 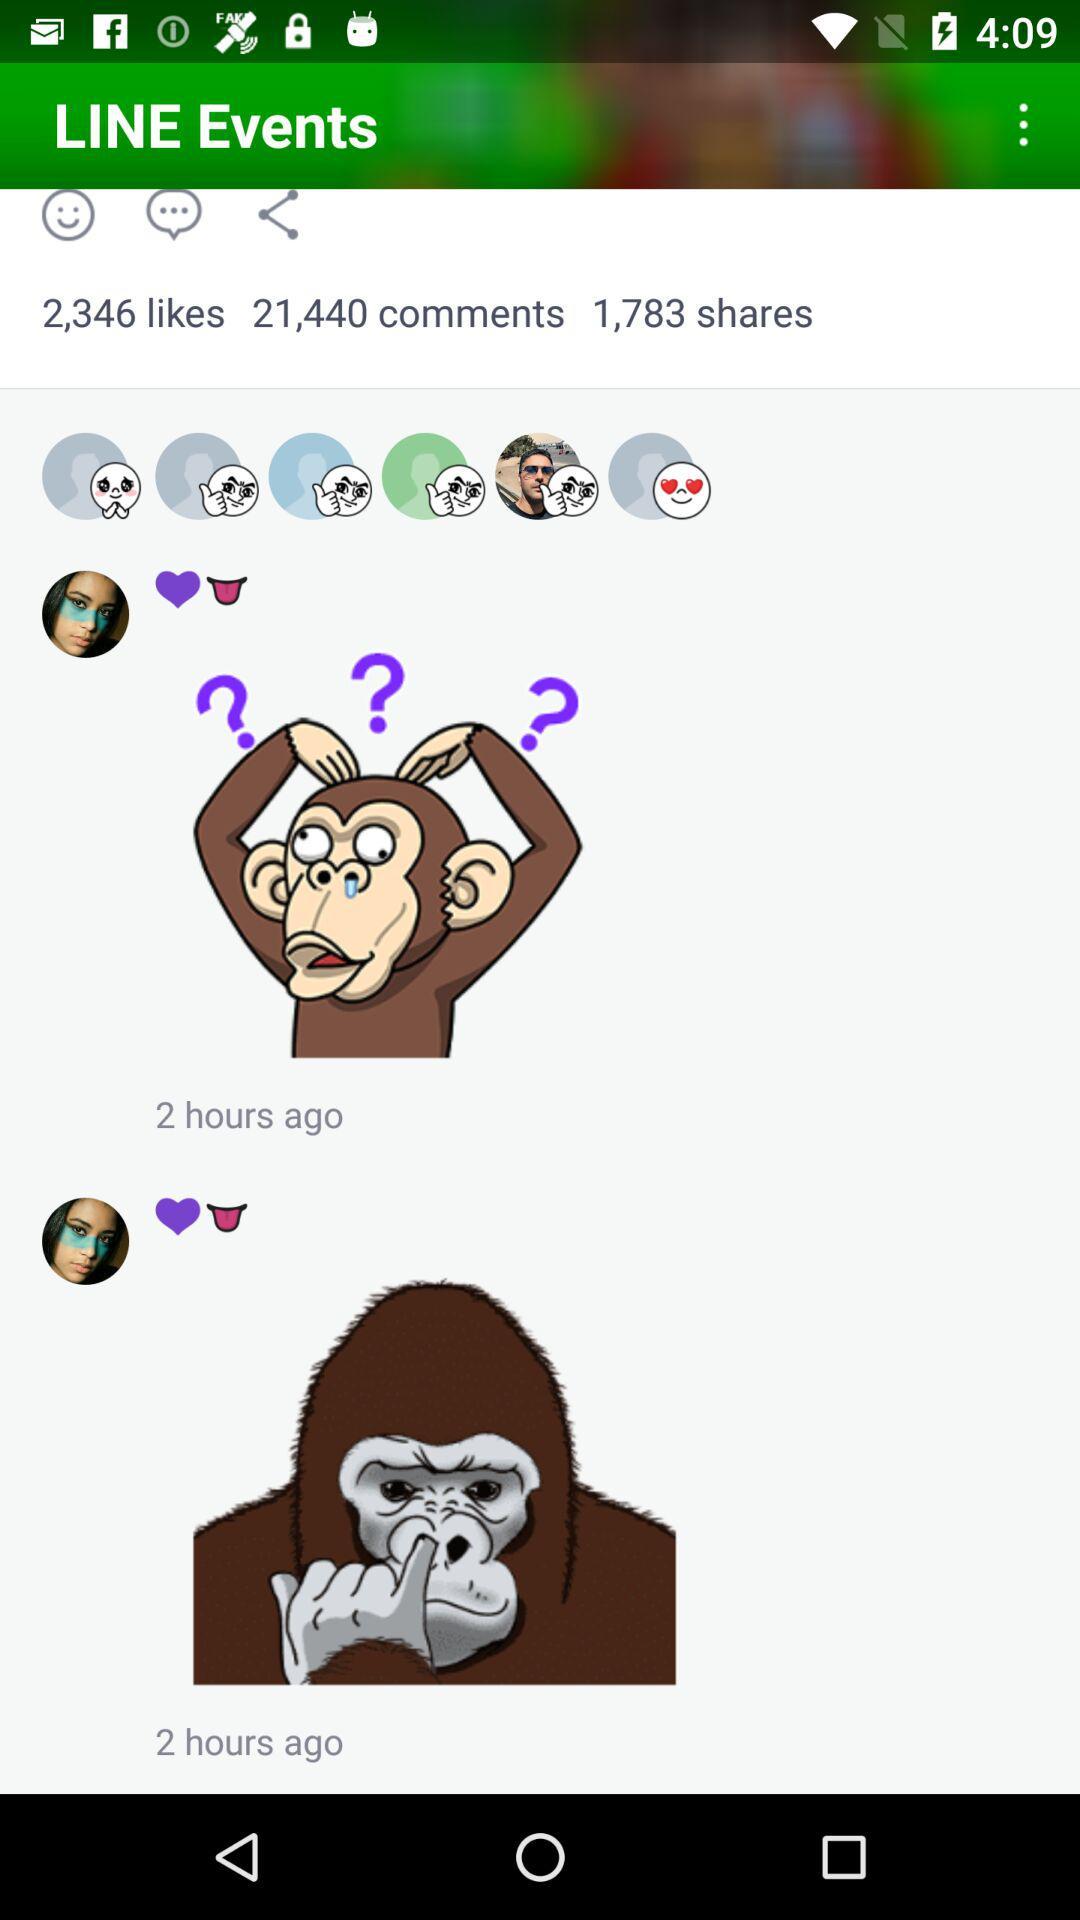 I want to click on enlarge picture, so click(x=433, y=1480).